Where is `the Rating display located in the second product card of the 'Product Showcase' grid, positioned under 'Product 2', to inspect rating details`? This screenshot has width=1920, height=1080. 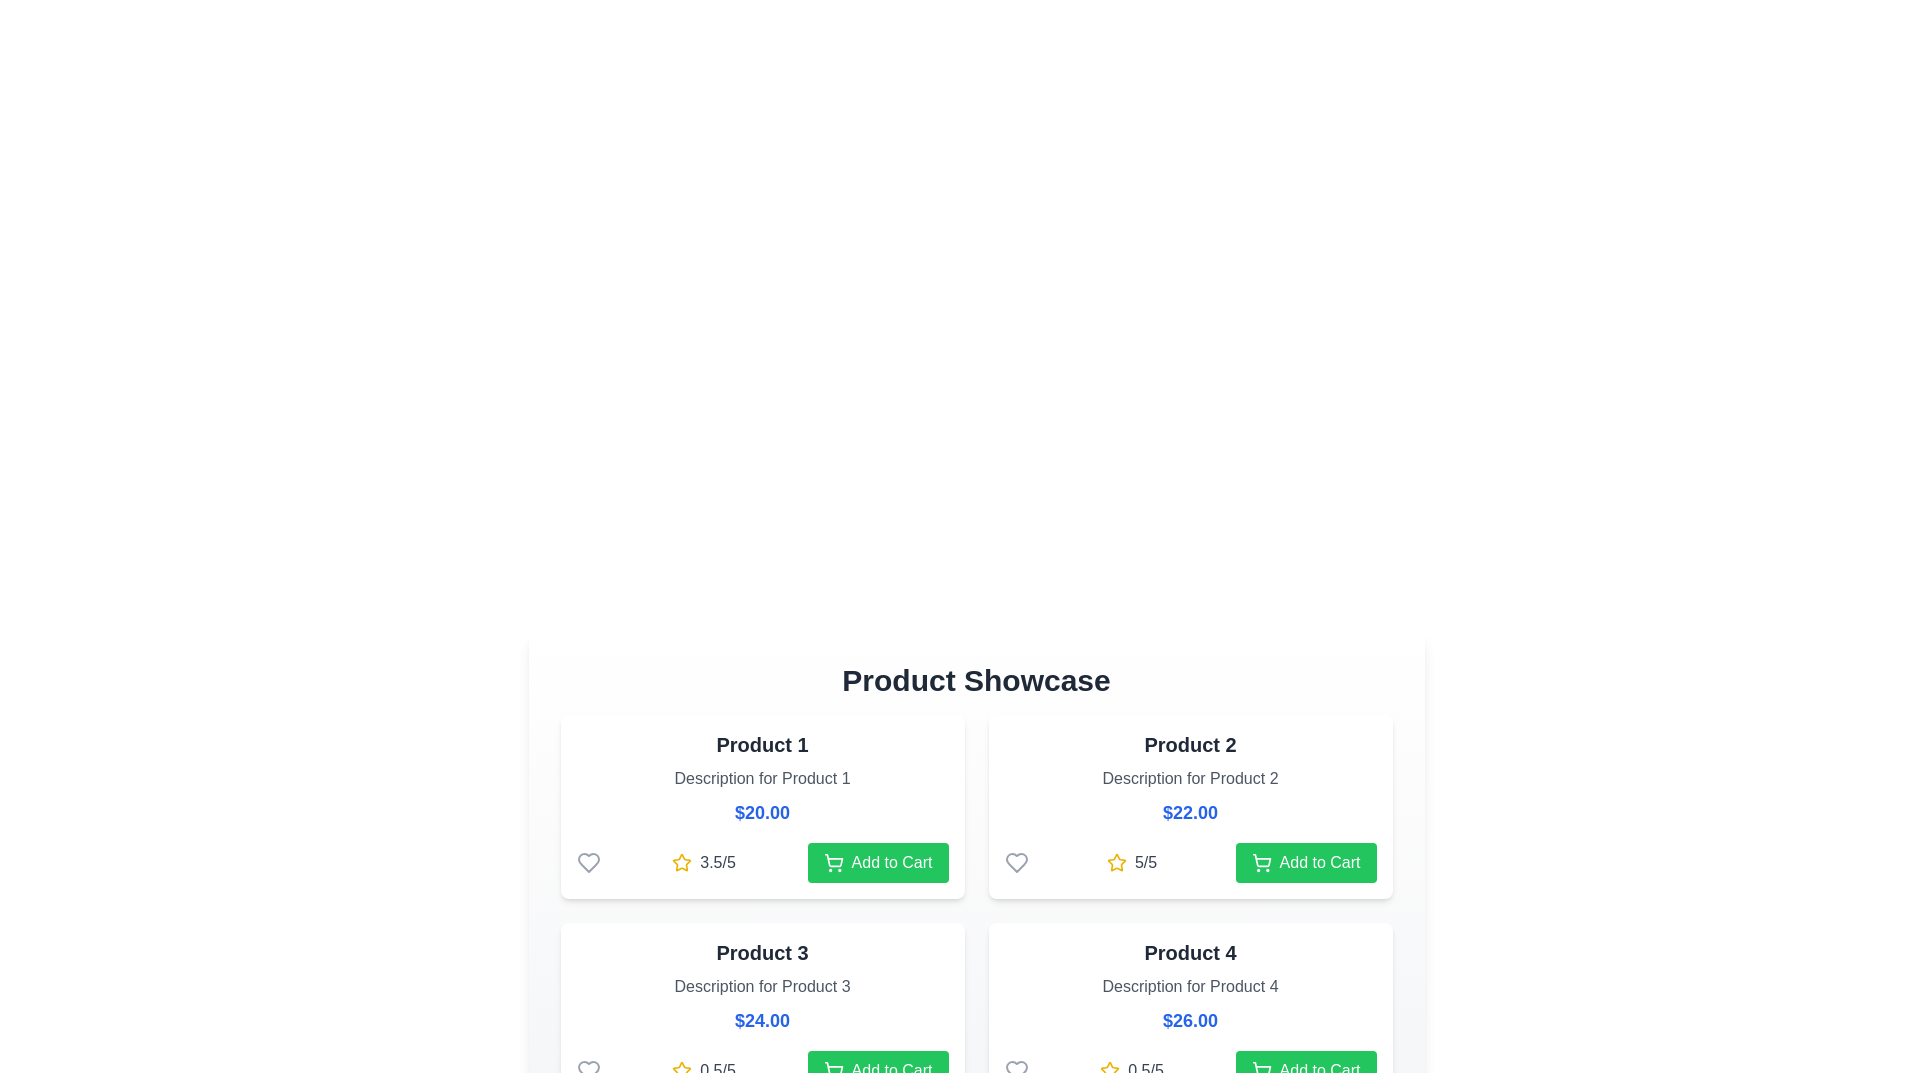 the Rating display located in the second product card of the 'Product Showcase' grid, positioned under 'Product 2', to inspect rating details is located at coordinates (1132, 862).